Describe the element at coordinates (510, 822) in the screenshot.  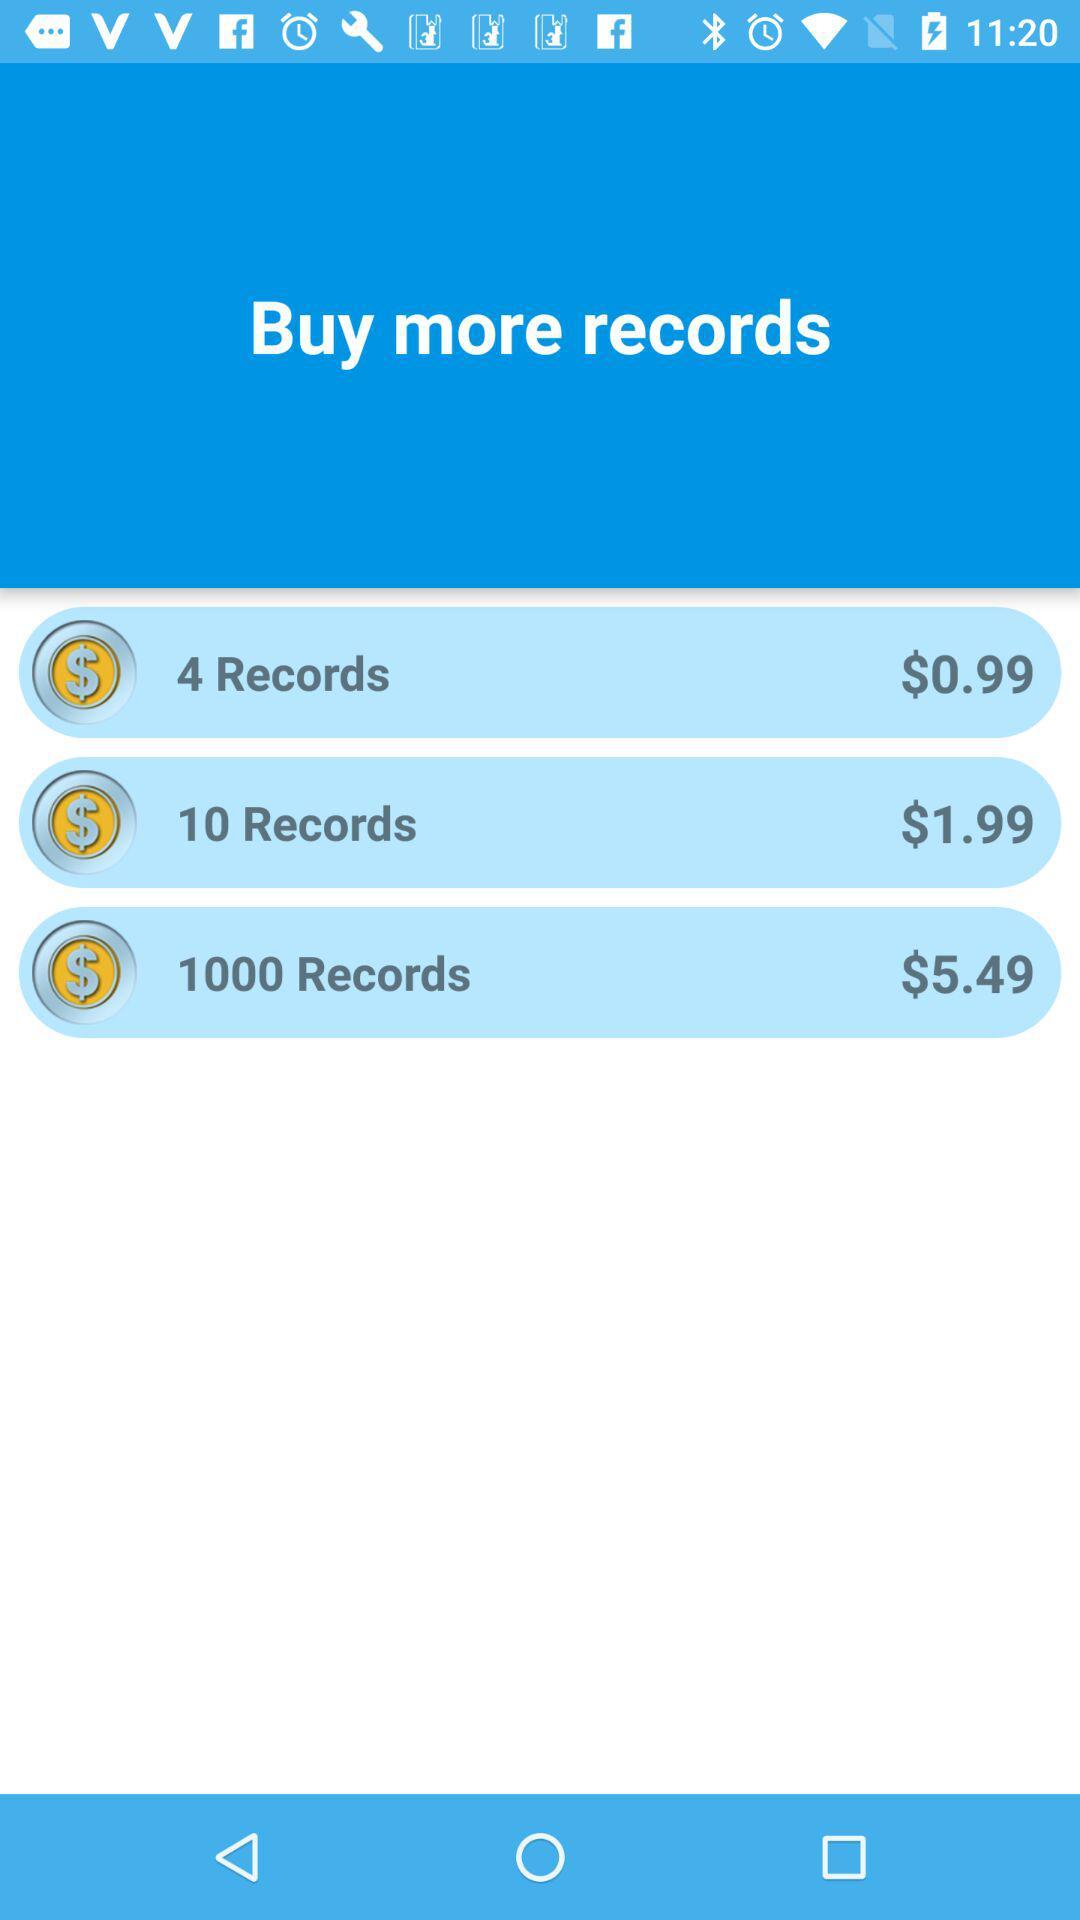
I see `icon next to $1.99 item` at that location.